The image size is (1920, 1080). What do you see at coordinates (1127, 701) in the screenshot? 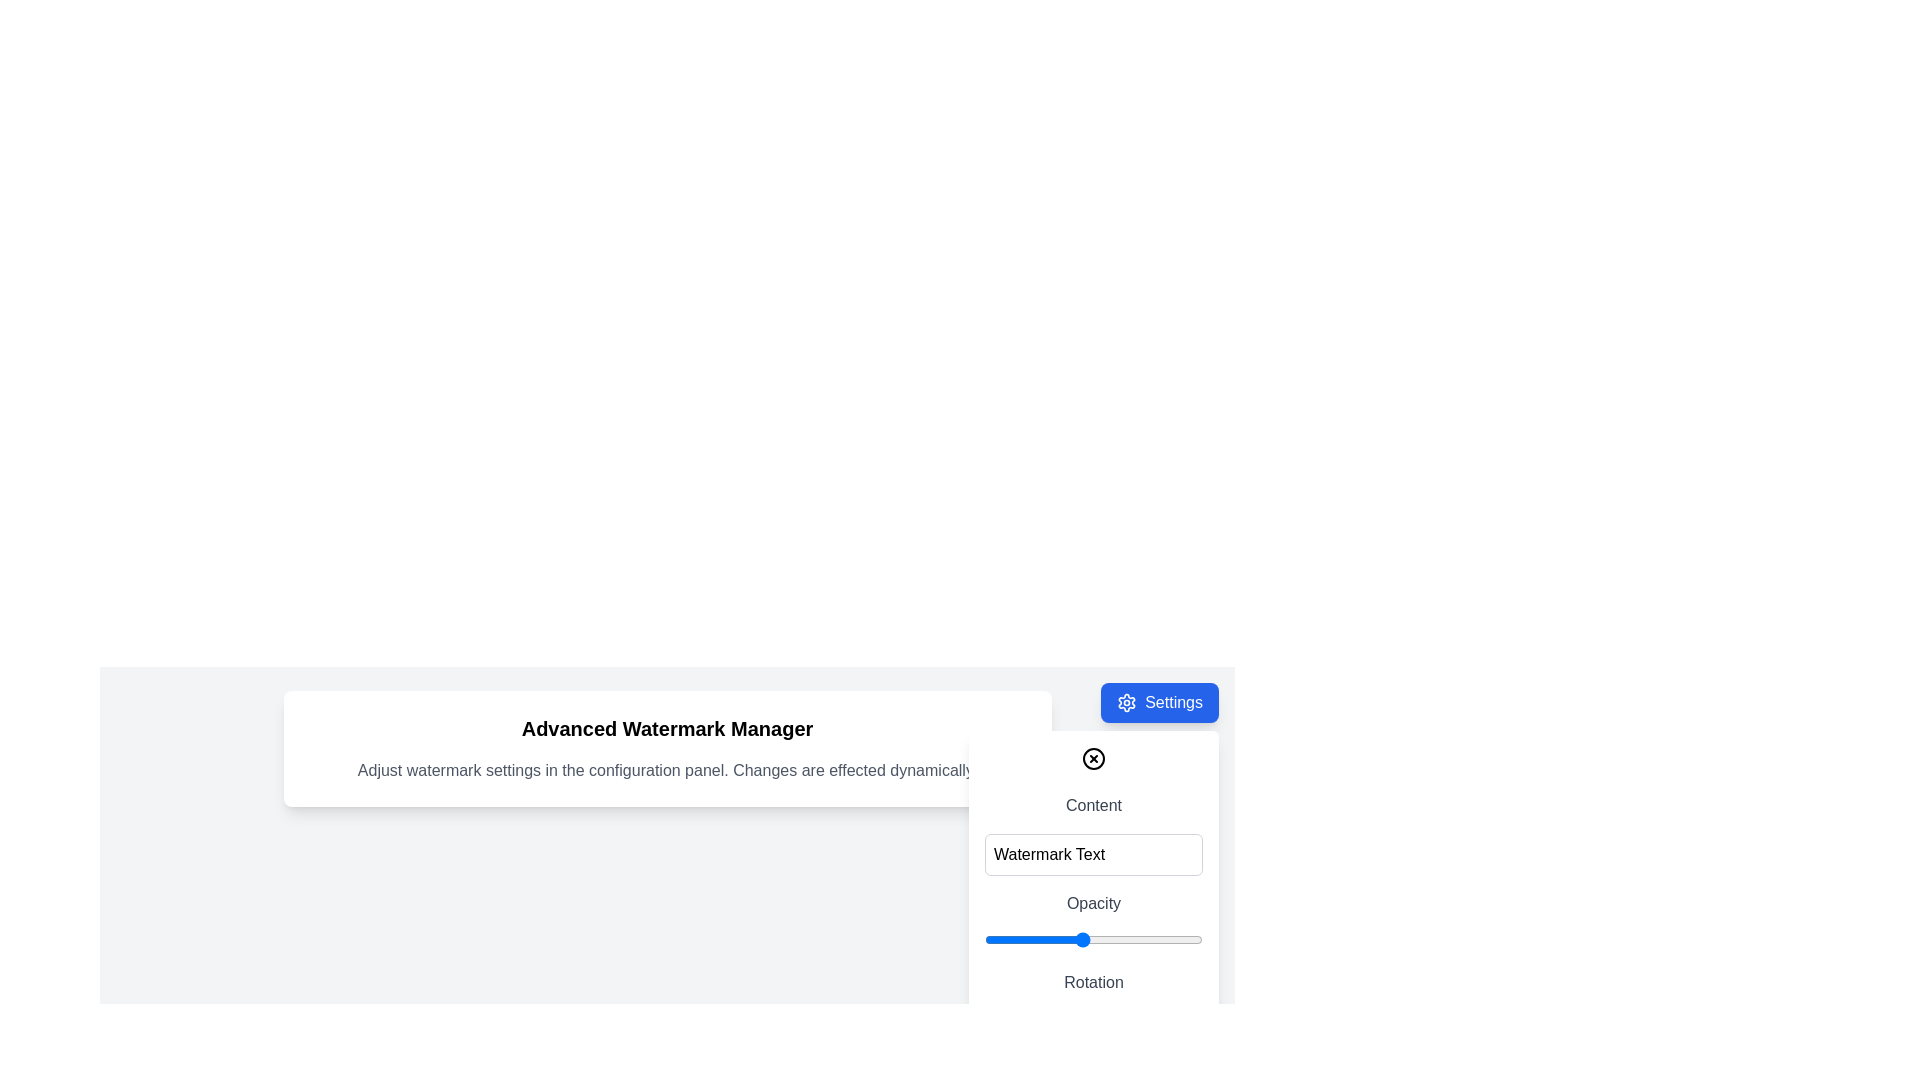
I see `the blue gear icon, which symbolizes settings` at bounding box center [1127, 701].